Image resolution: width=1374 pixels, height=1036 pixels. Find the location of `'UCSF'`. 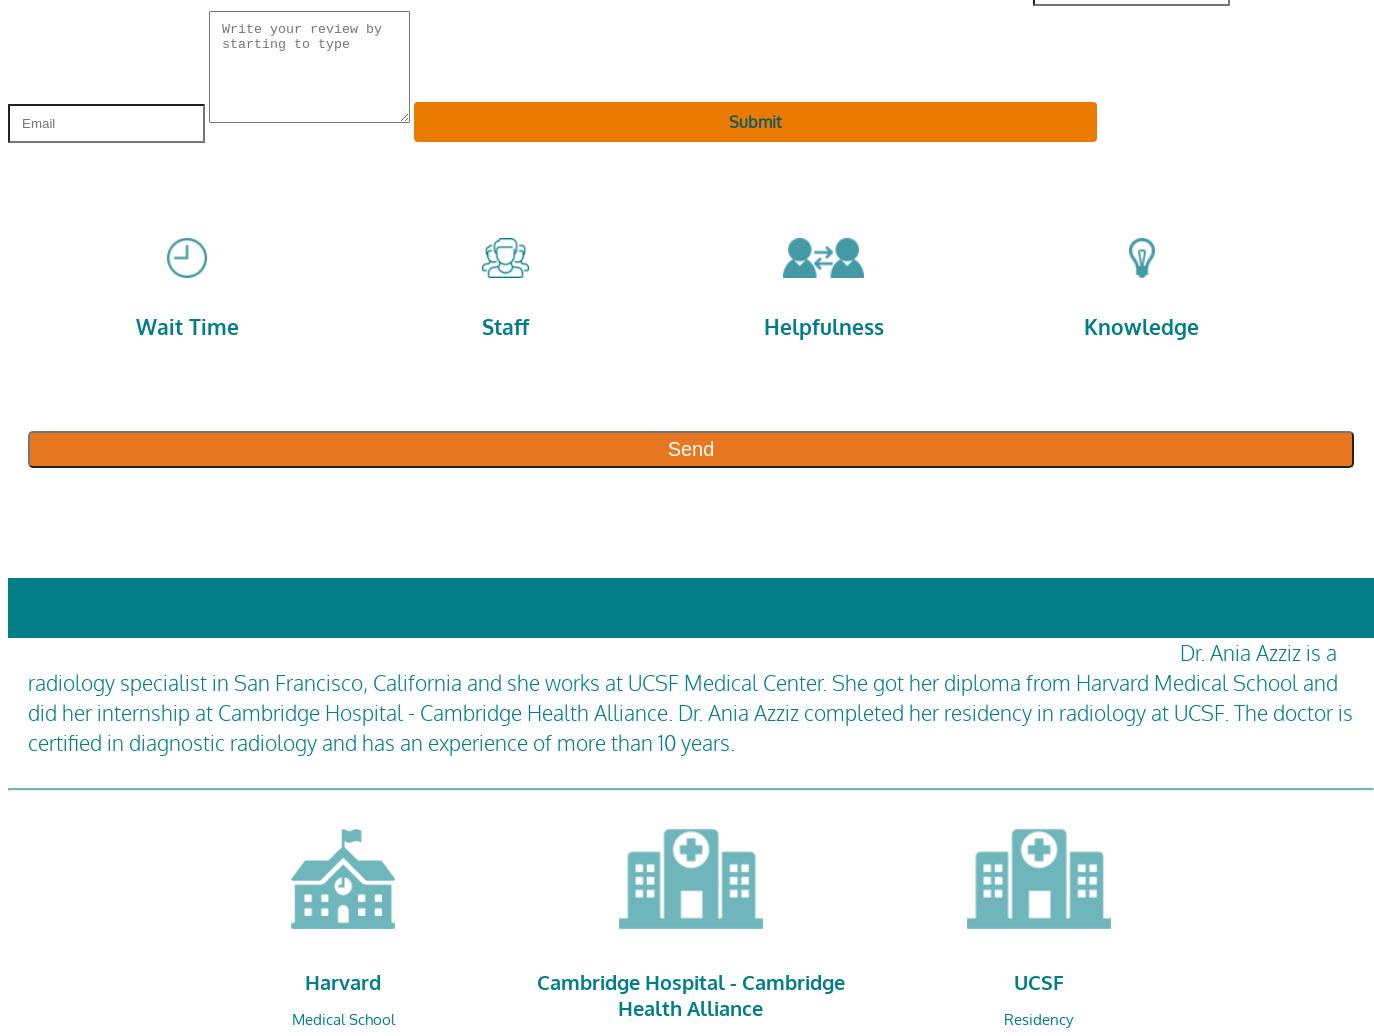

'UCSF' is located at coordinates (1038, 980).